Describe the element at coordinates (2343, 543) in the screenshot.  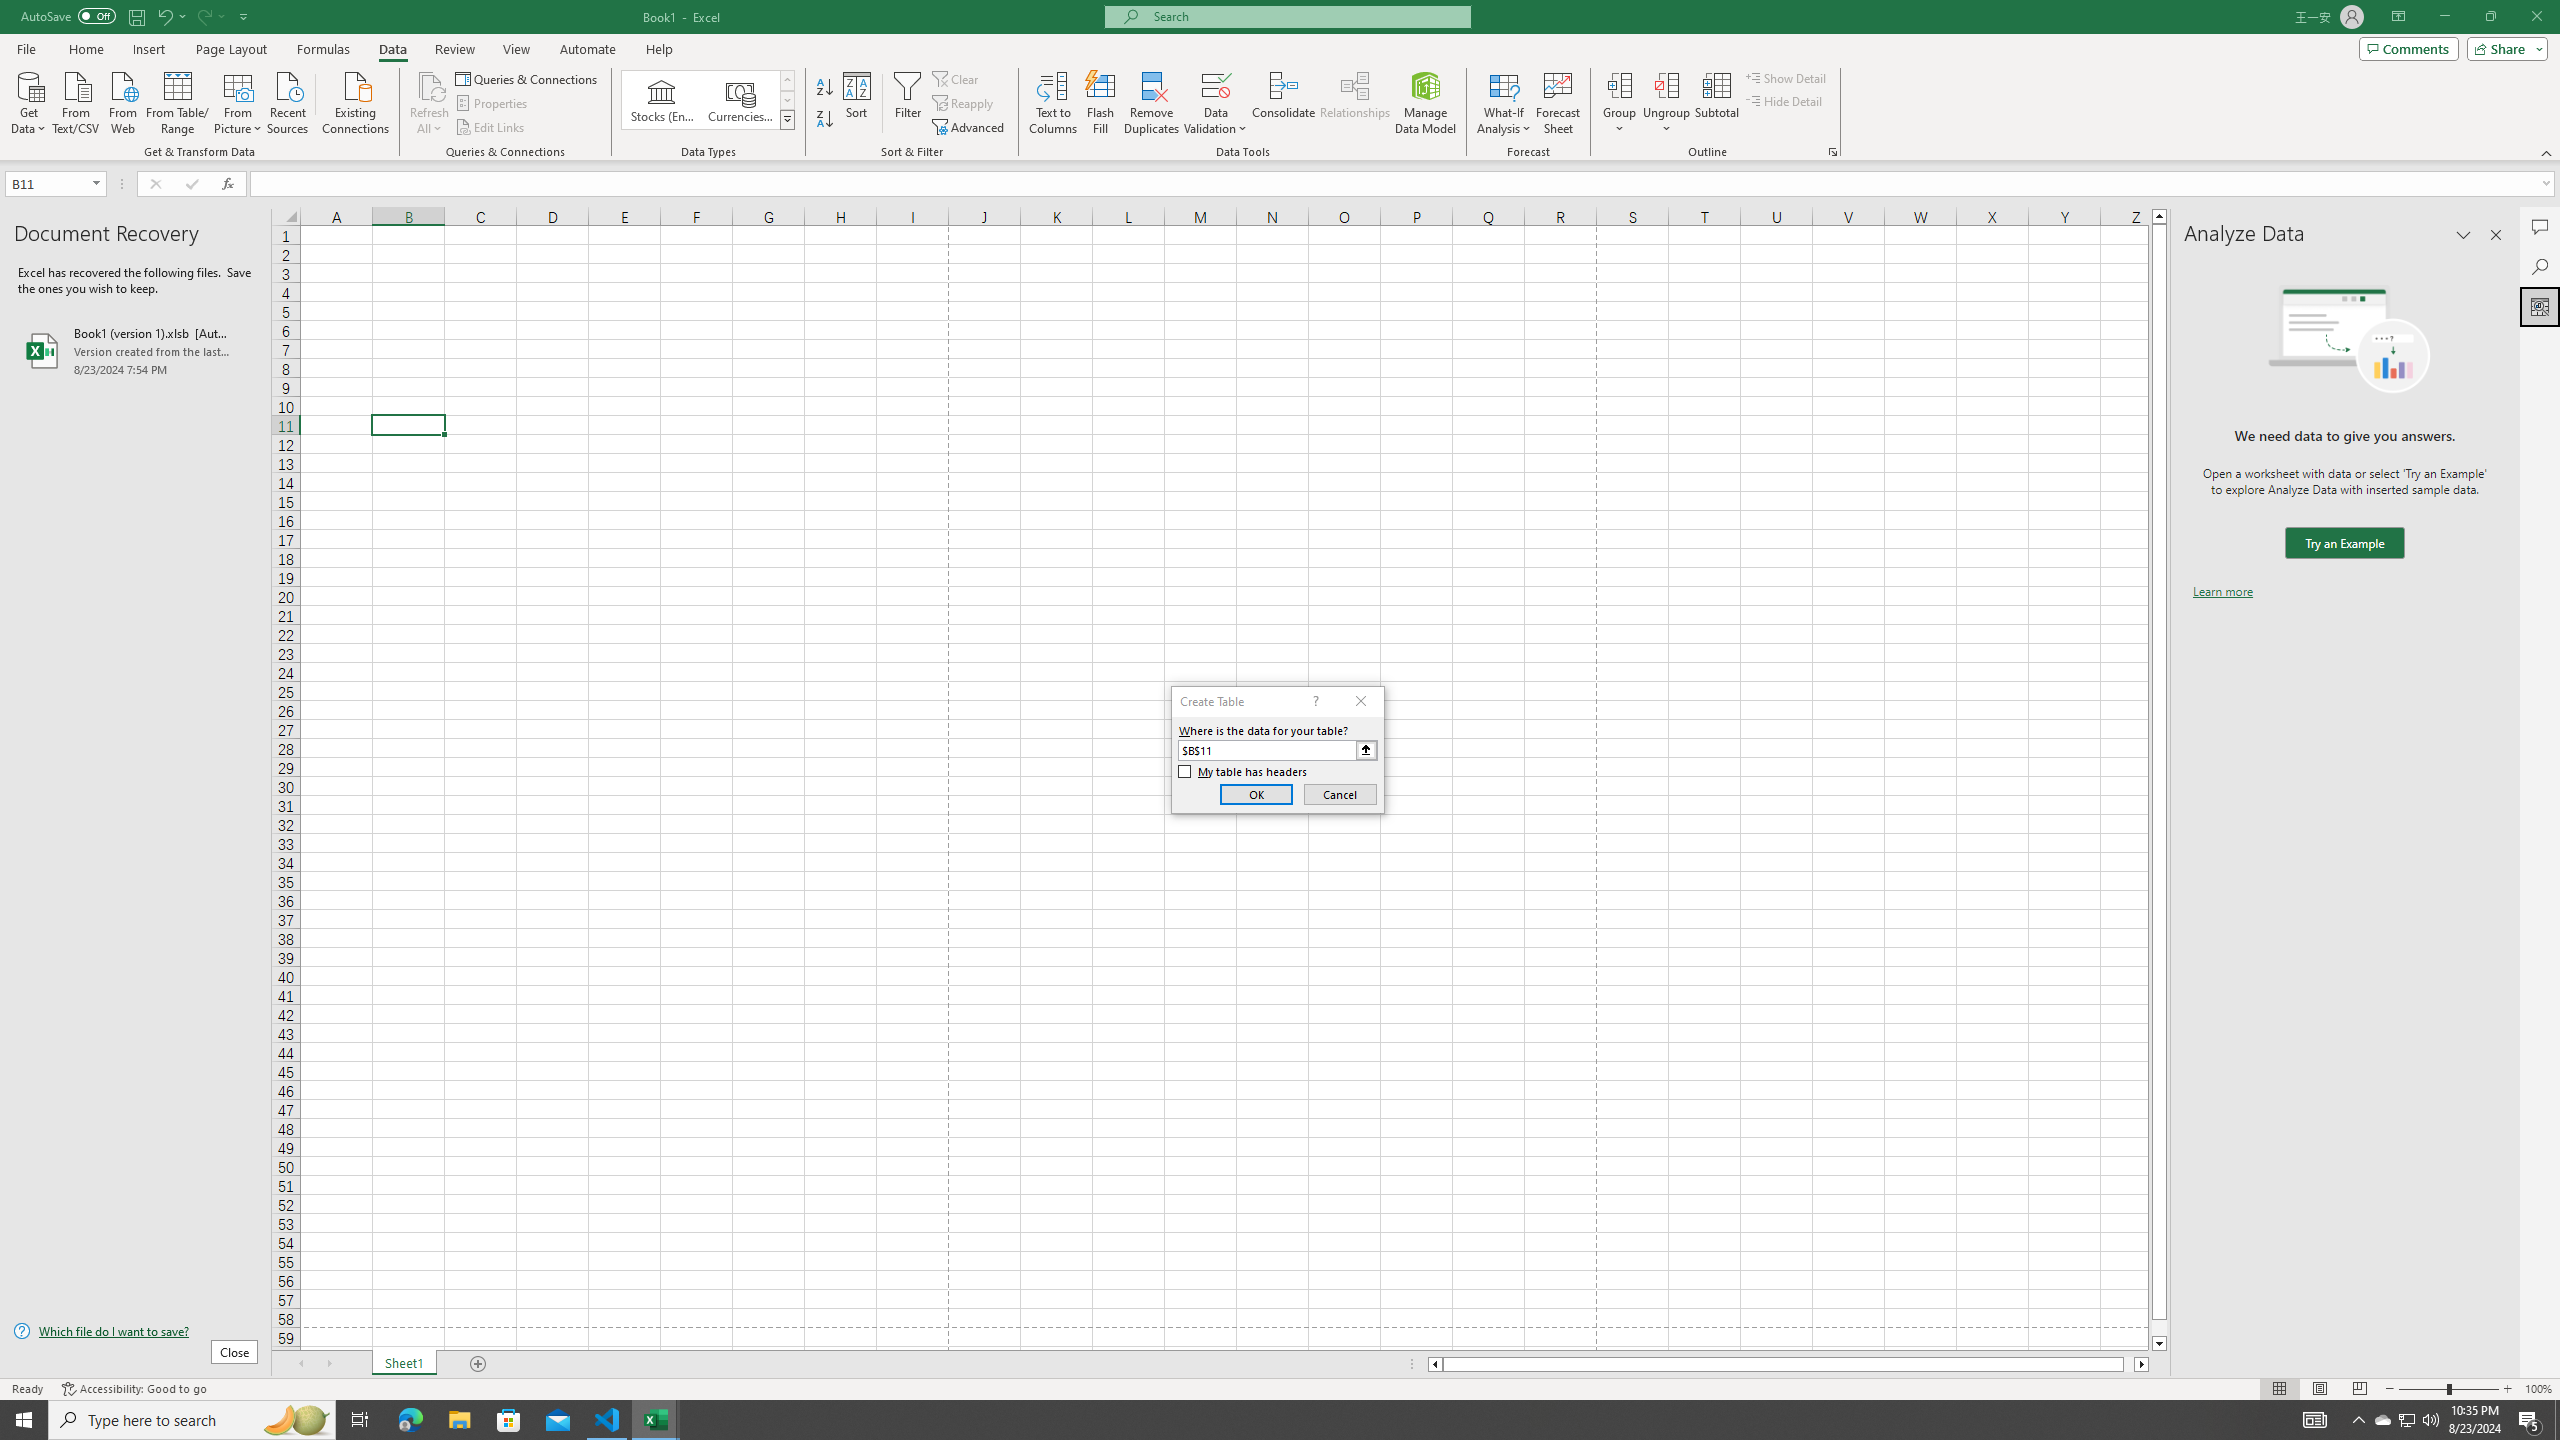
I see `'We need data to give you answers. Try an Example'` at that location.